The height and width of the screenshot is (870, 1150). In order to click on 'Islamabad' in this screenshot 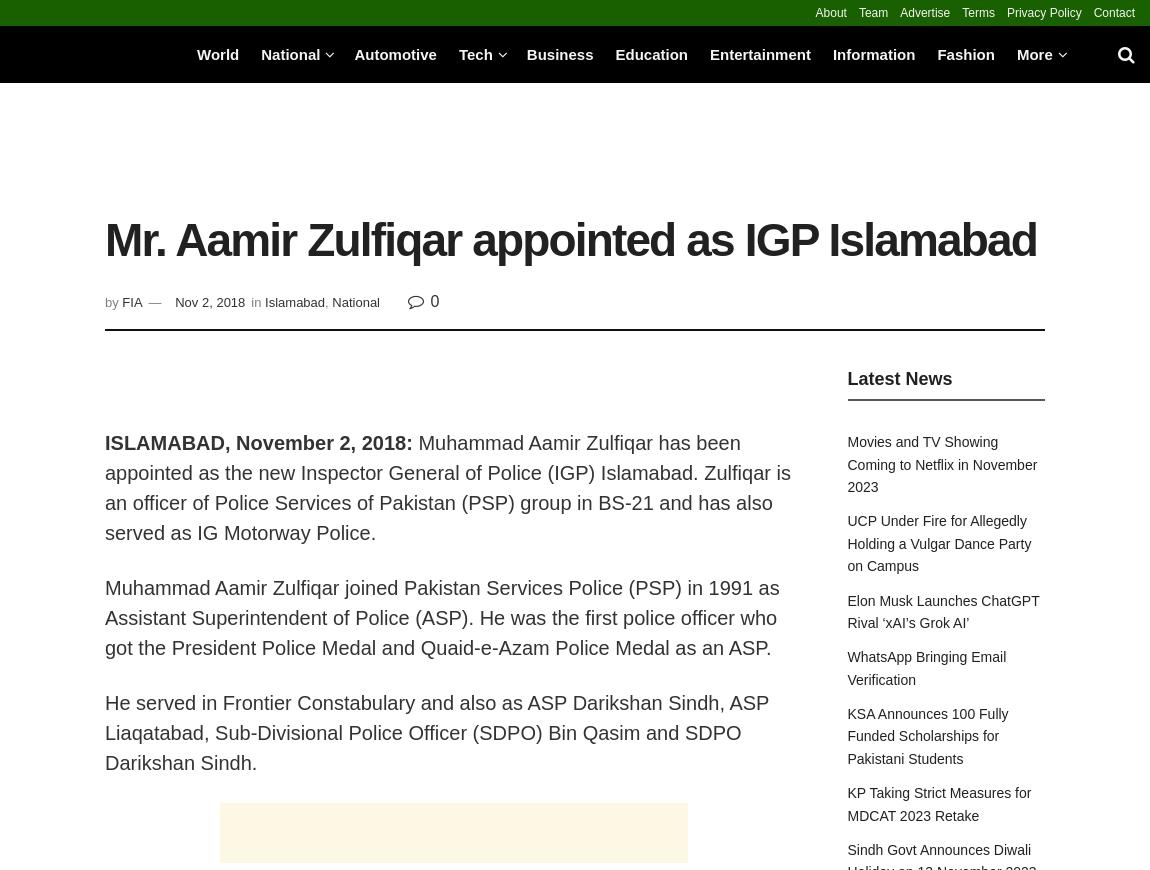, I will do `click(294, 301)`.